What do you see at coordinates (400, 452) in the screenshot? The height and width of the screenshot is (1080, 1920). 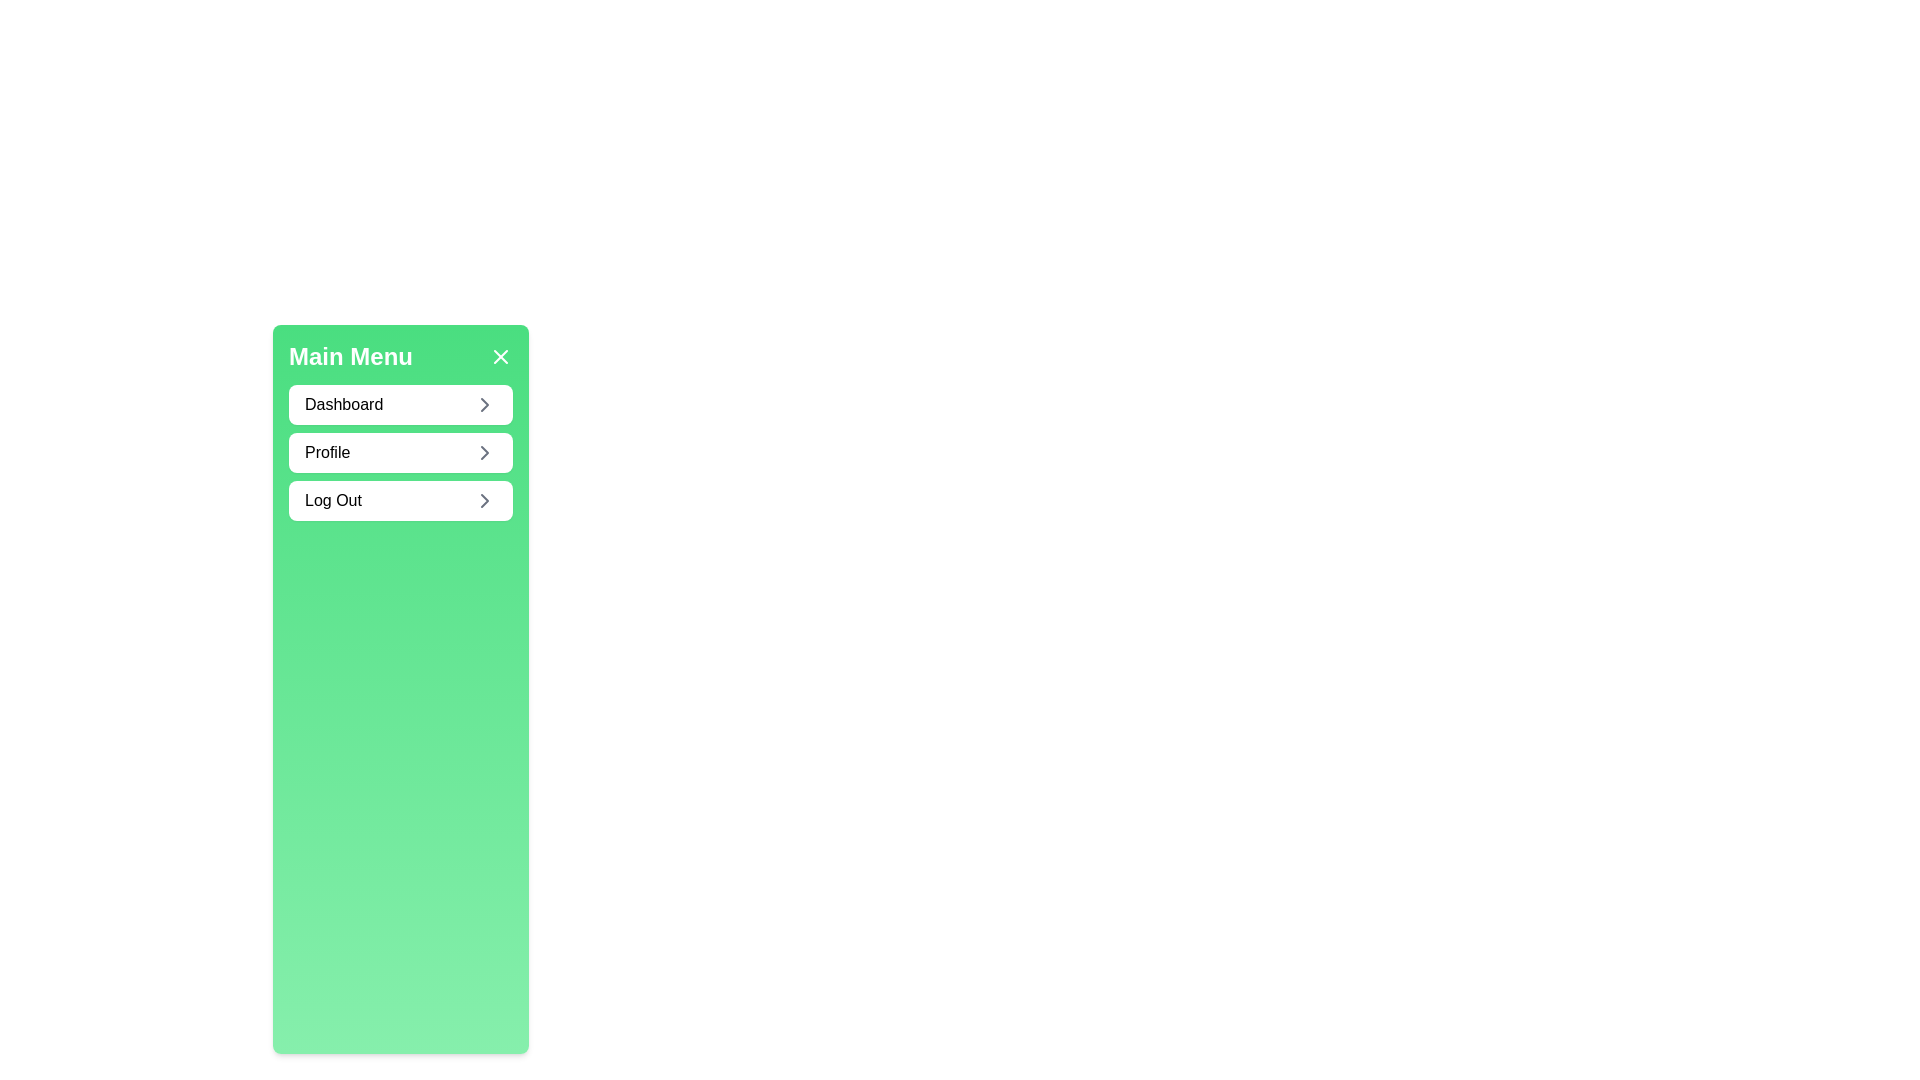 I see `the menu item labeled Profile` at bounding box center [400, 452].